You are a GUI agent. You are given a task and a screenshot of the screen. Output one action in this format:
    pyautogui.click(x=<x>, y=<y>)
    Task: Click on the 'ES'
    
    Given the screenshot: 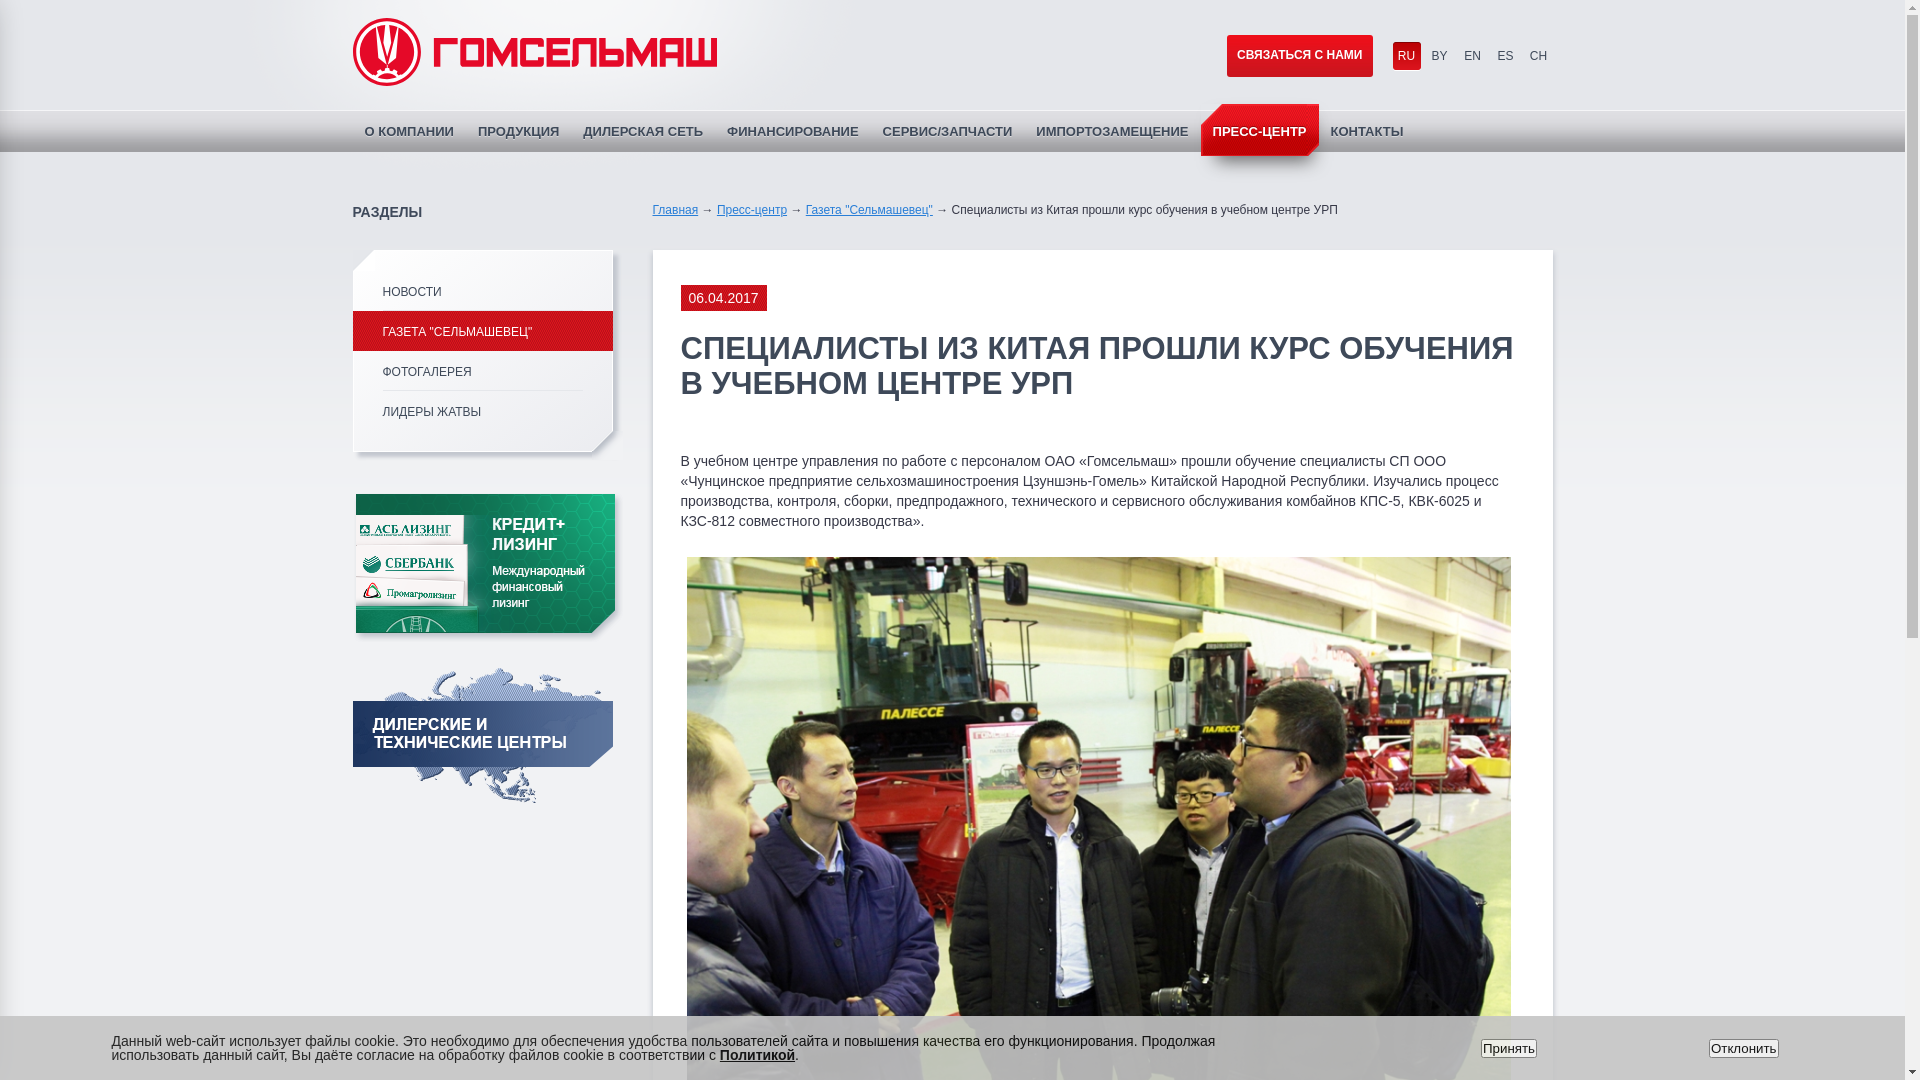 What is the action you would take?
    pyautogui.click(x=1492, y=55)
    